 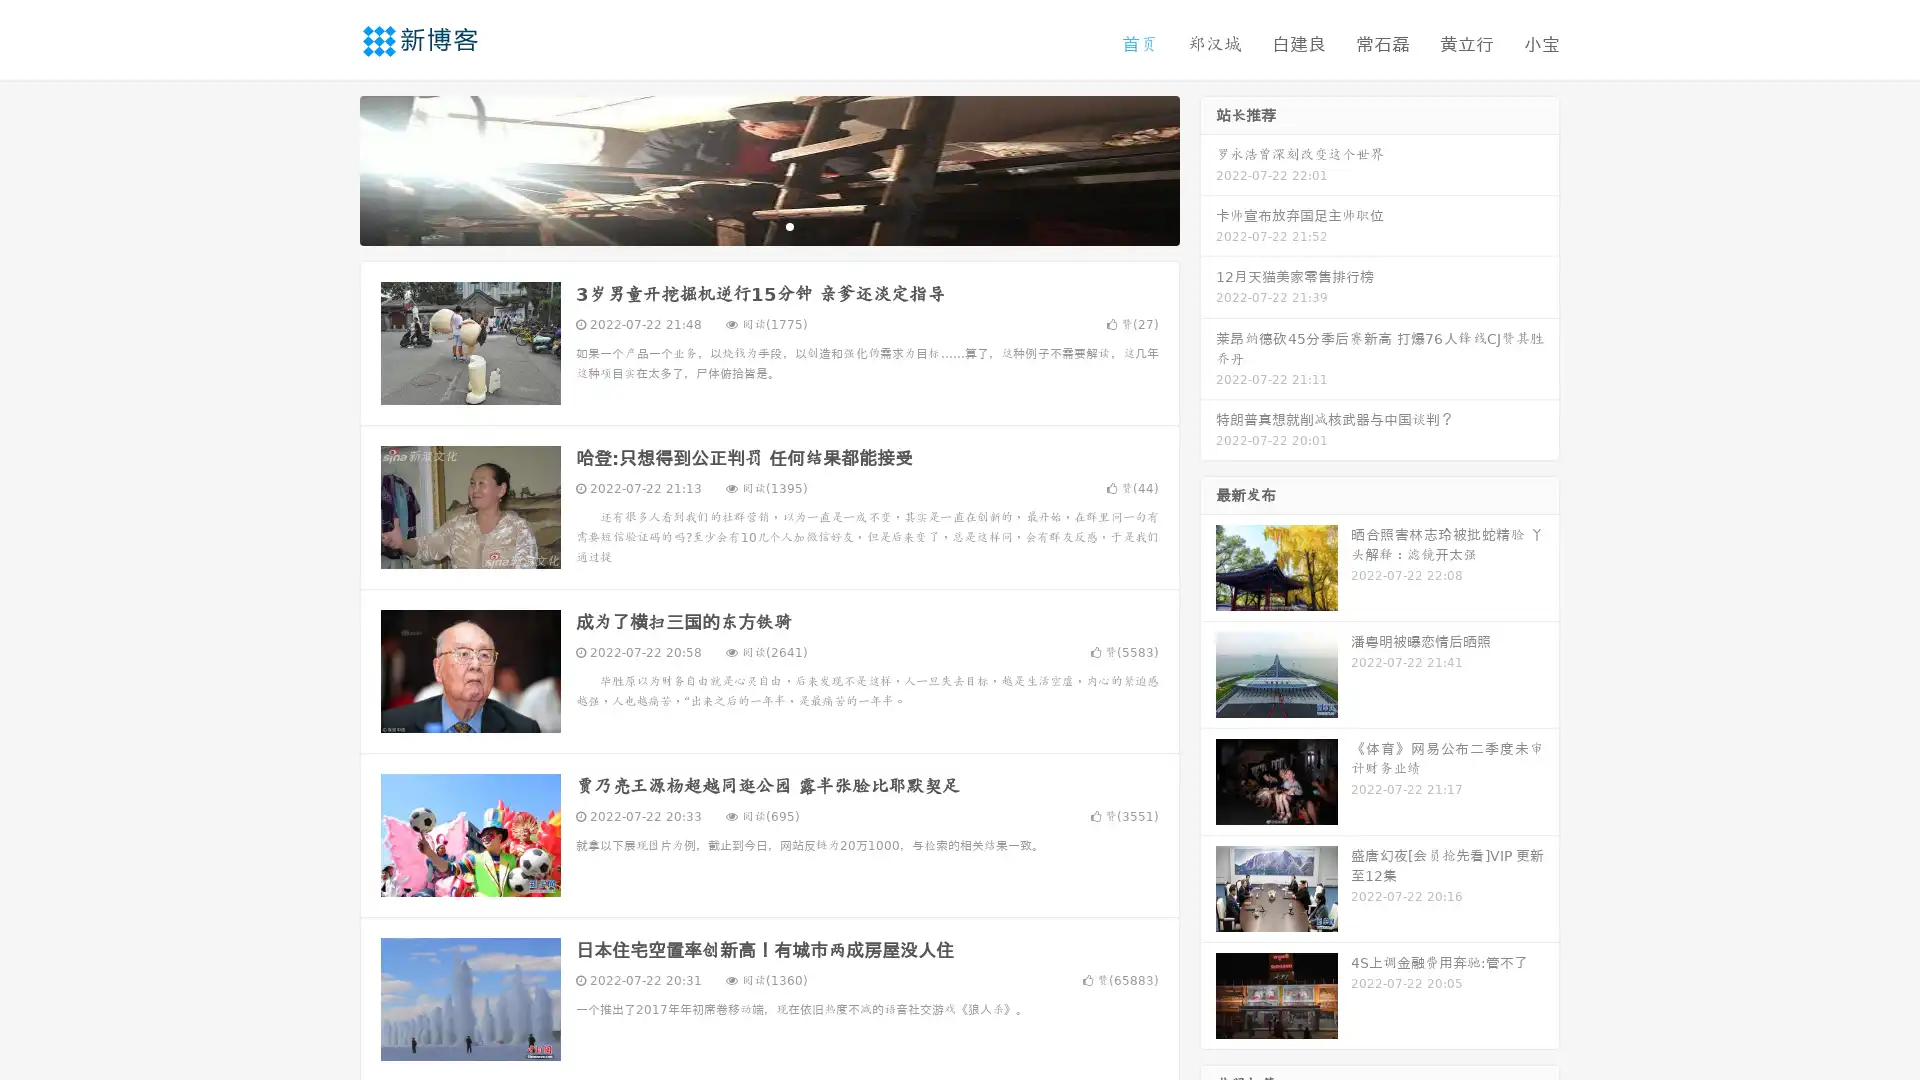 I want to click on Next slide, so click(x=1208, y=168).